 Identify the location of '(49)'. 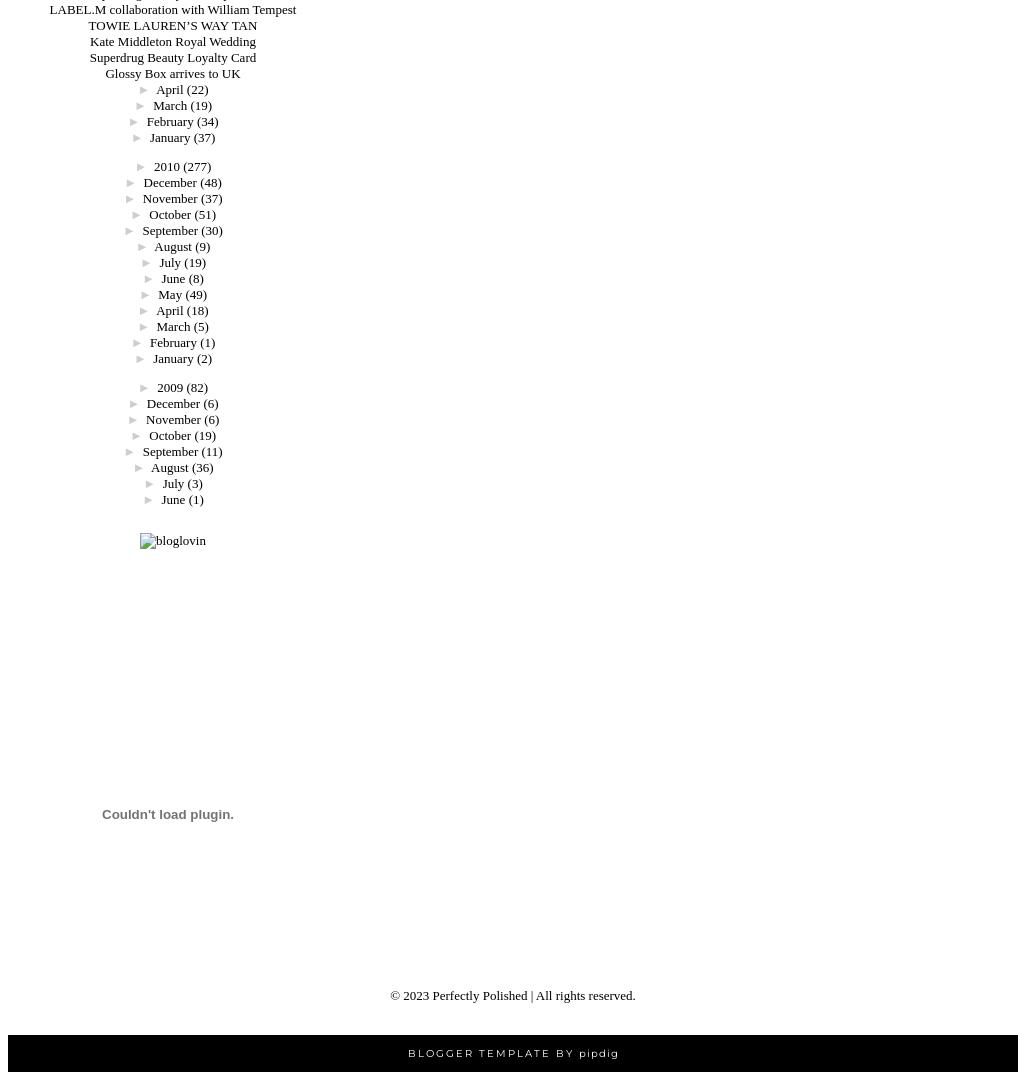
(195, 293).